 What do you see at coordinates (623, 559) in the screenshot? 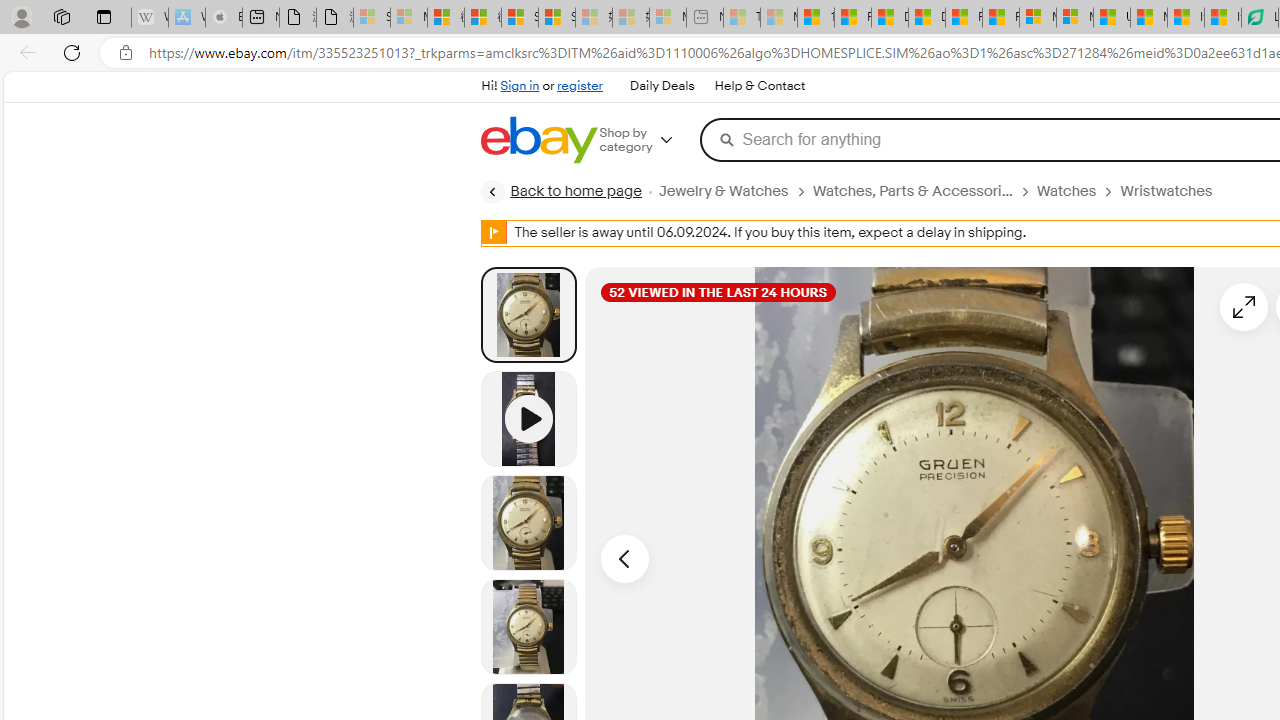
I see `'Previous image - Item images thumbnails'` at bounding box center [623, 559].